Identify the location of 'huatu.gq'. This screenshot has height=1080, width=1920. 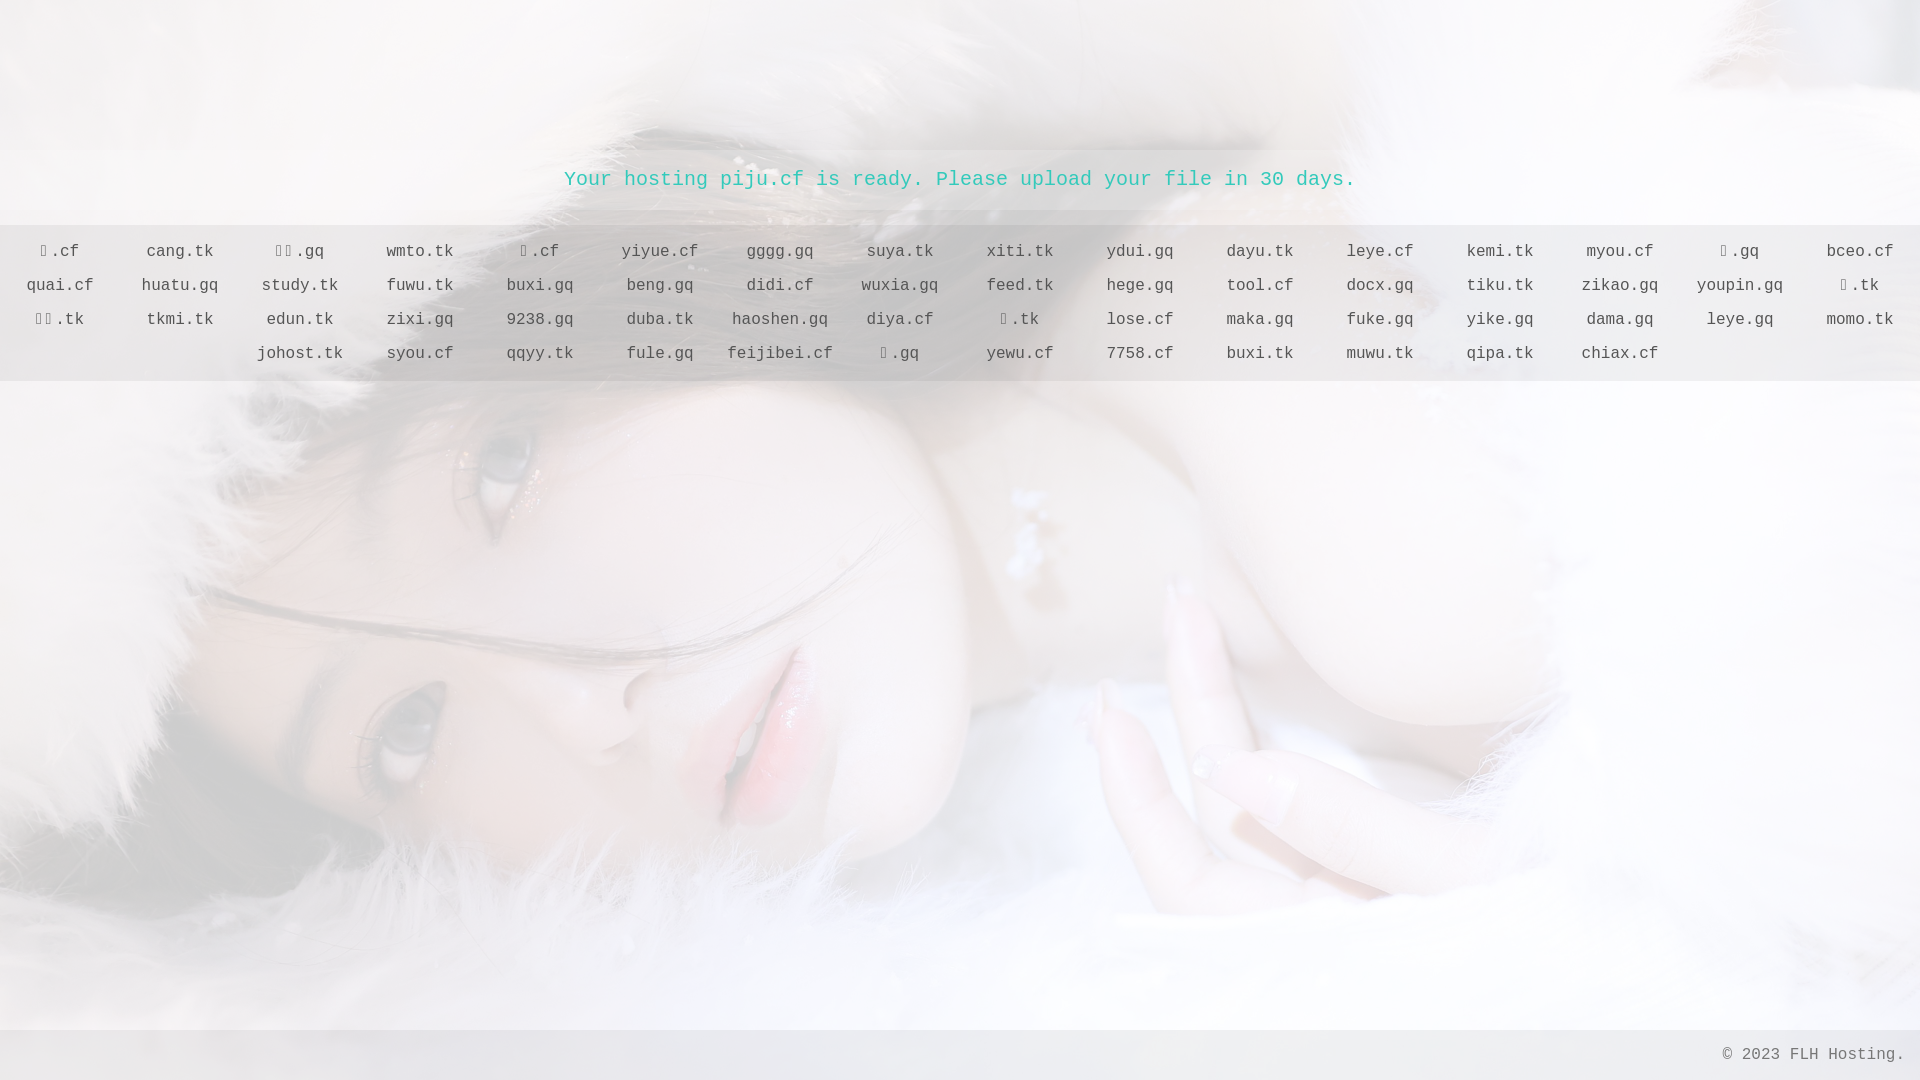
(119, 285).